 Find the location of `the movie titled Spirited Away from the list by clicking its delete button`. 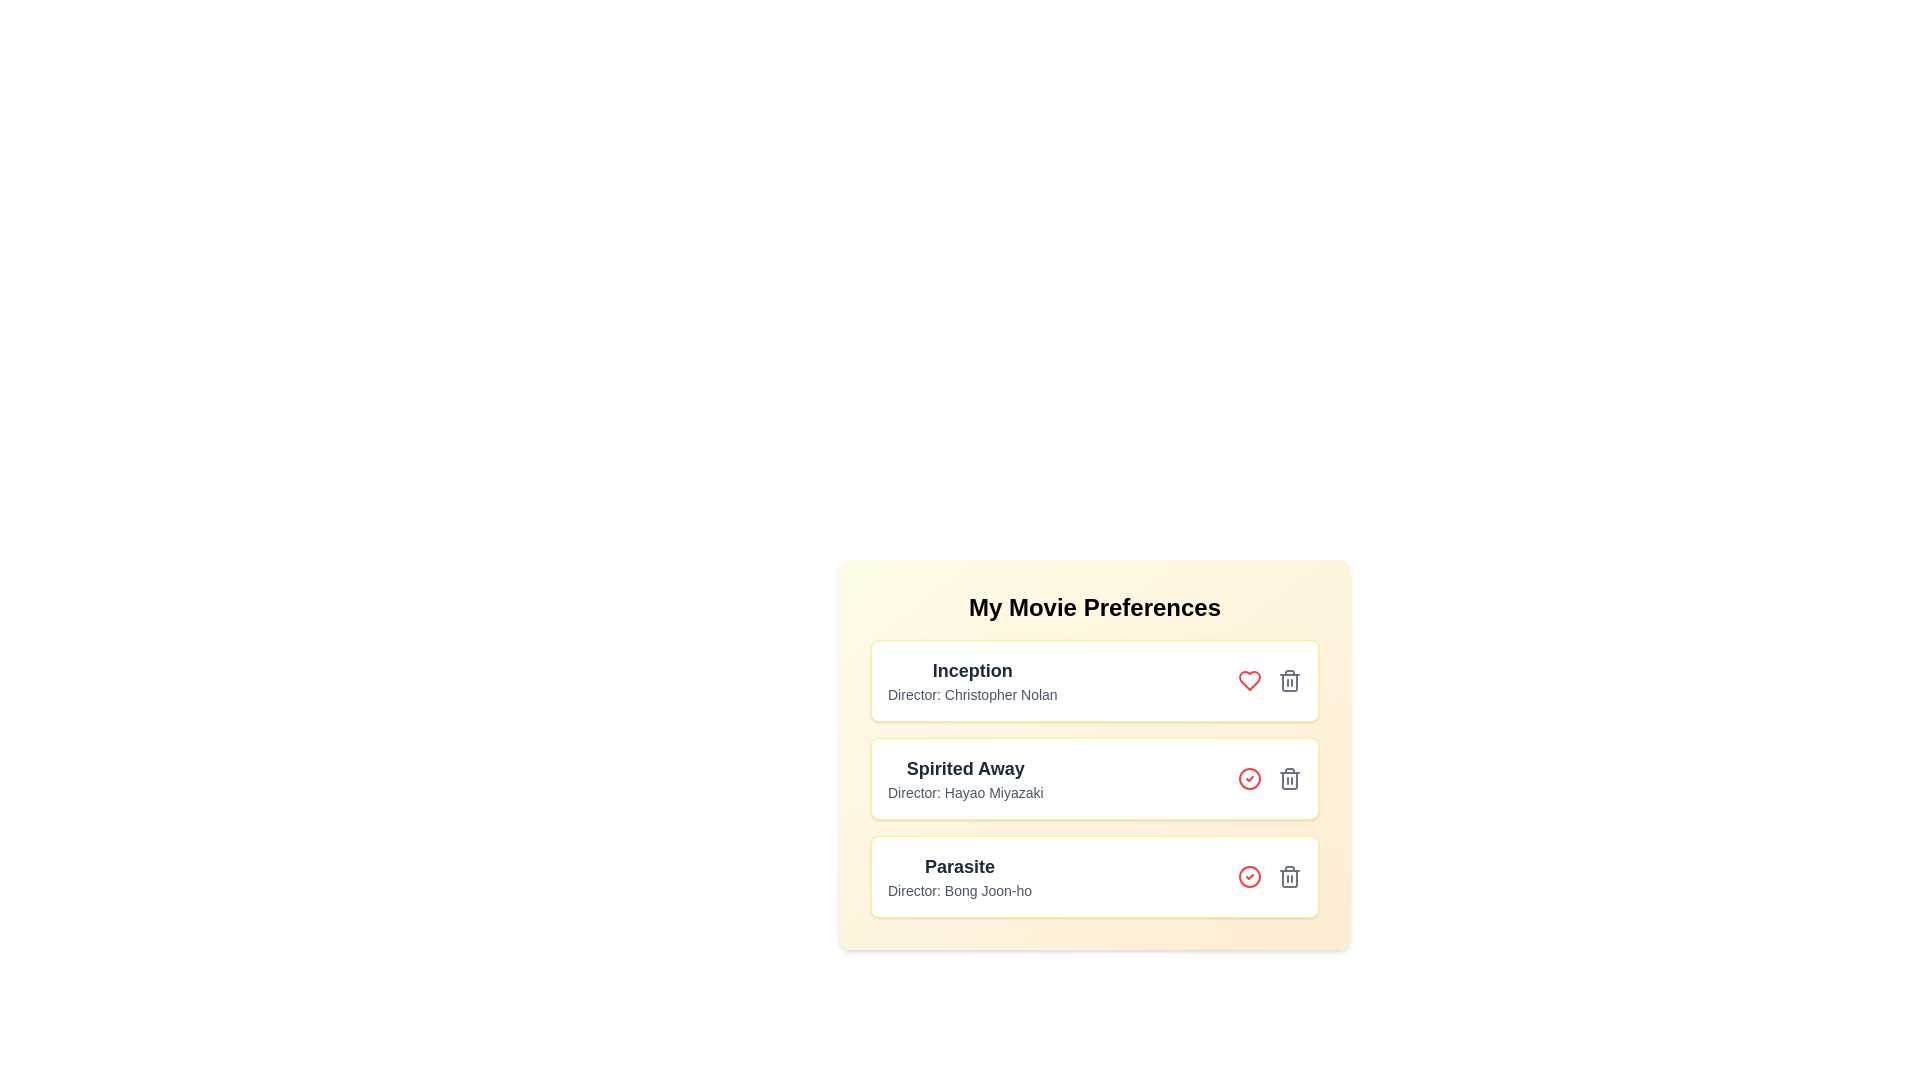

the movie titled Spirited Away from the list by clicking its delete button is located at coordinates (1290, 778).